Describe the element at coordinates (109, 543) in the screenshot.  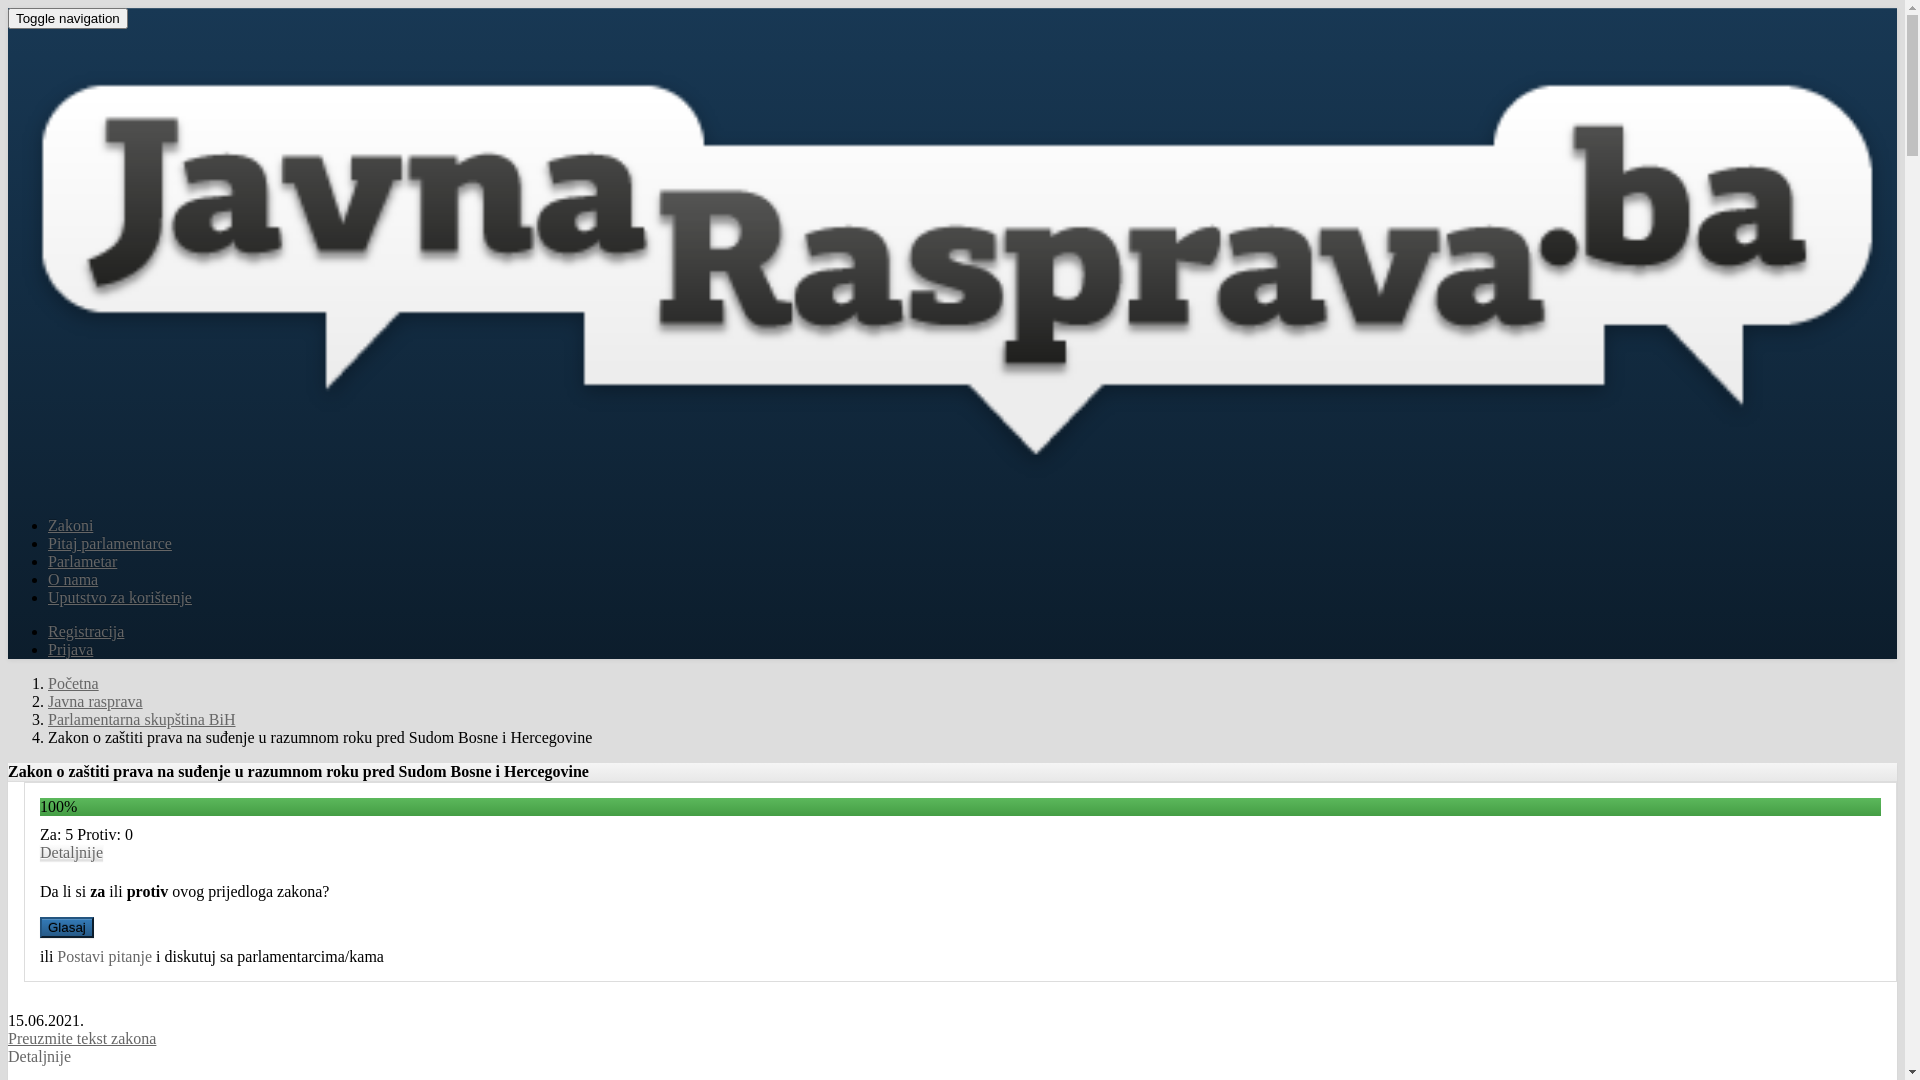
I see `'Pitaj parlamentarce'` at that location.